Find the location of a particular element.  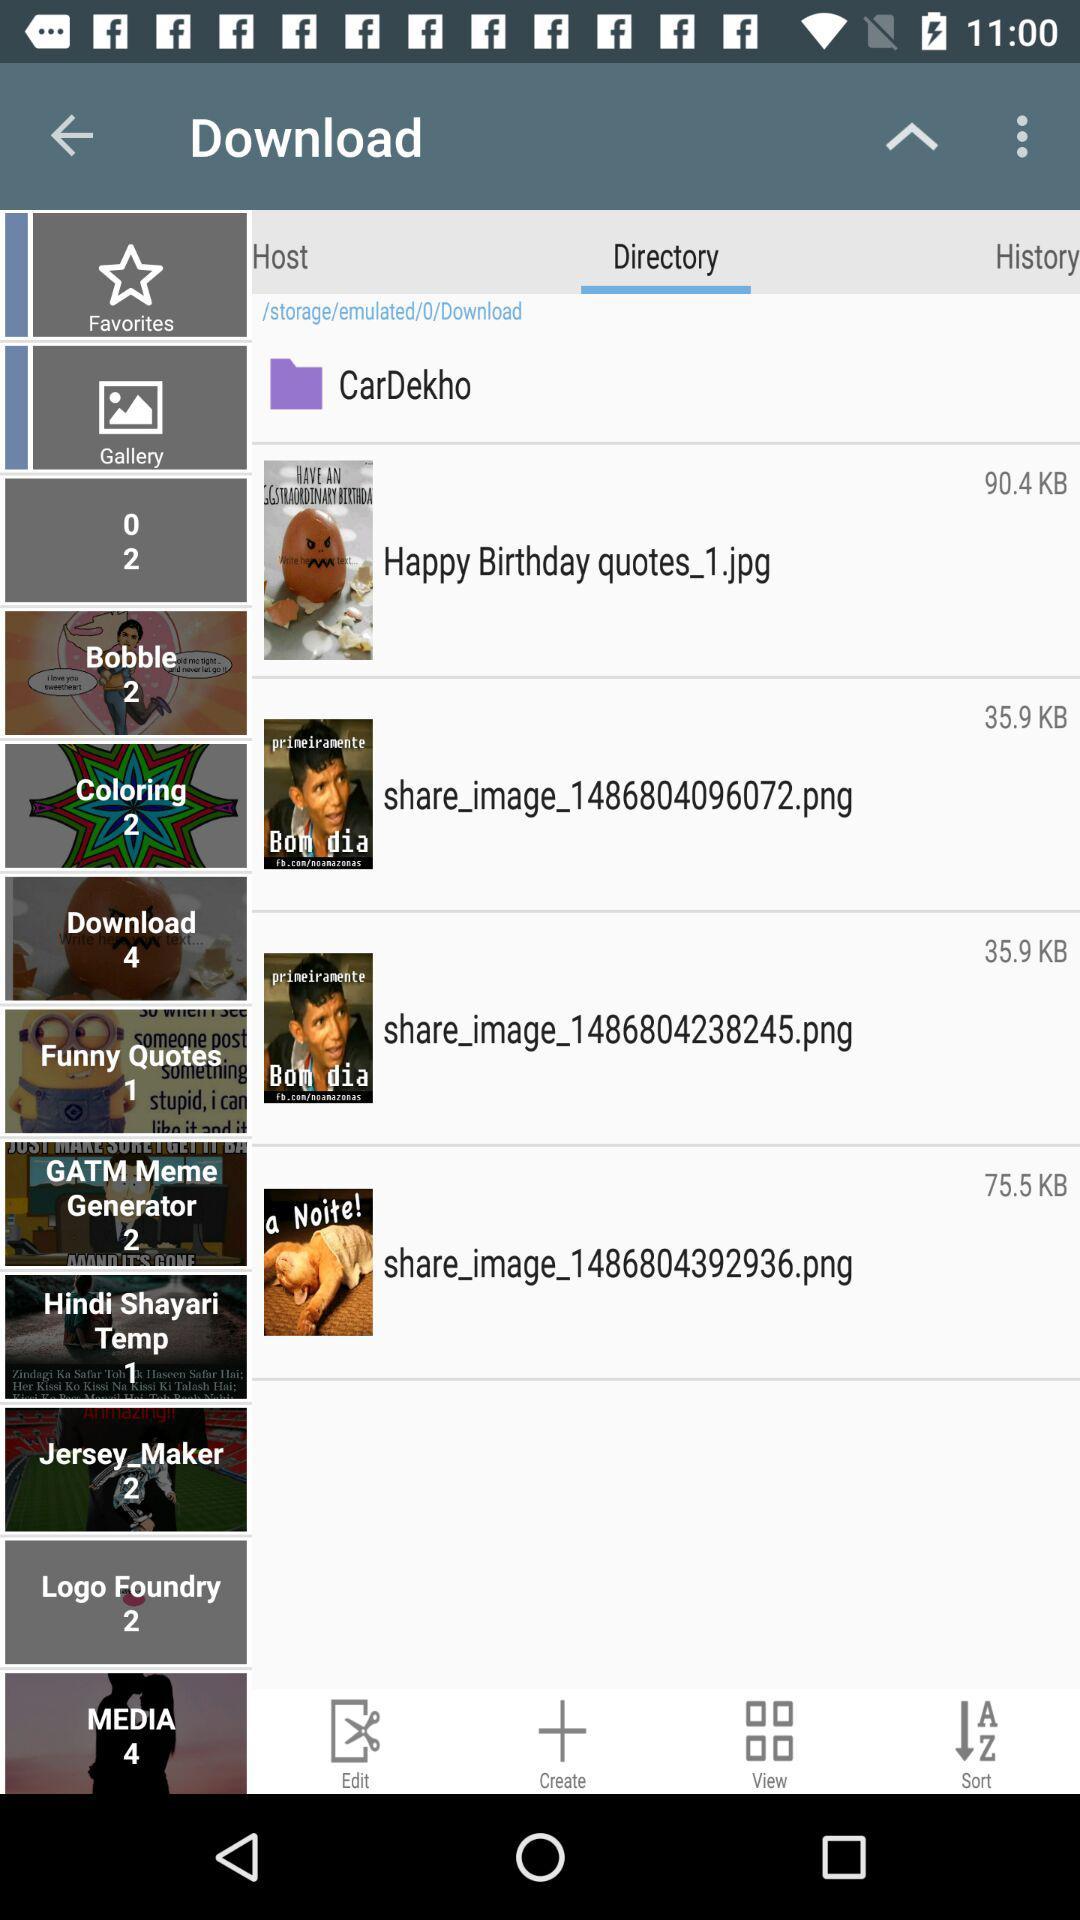

a new picture is located at coordinates (562, 1740).